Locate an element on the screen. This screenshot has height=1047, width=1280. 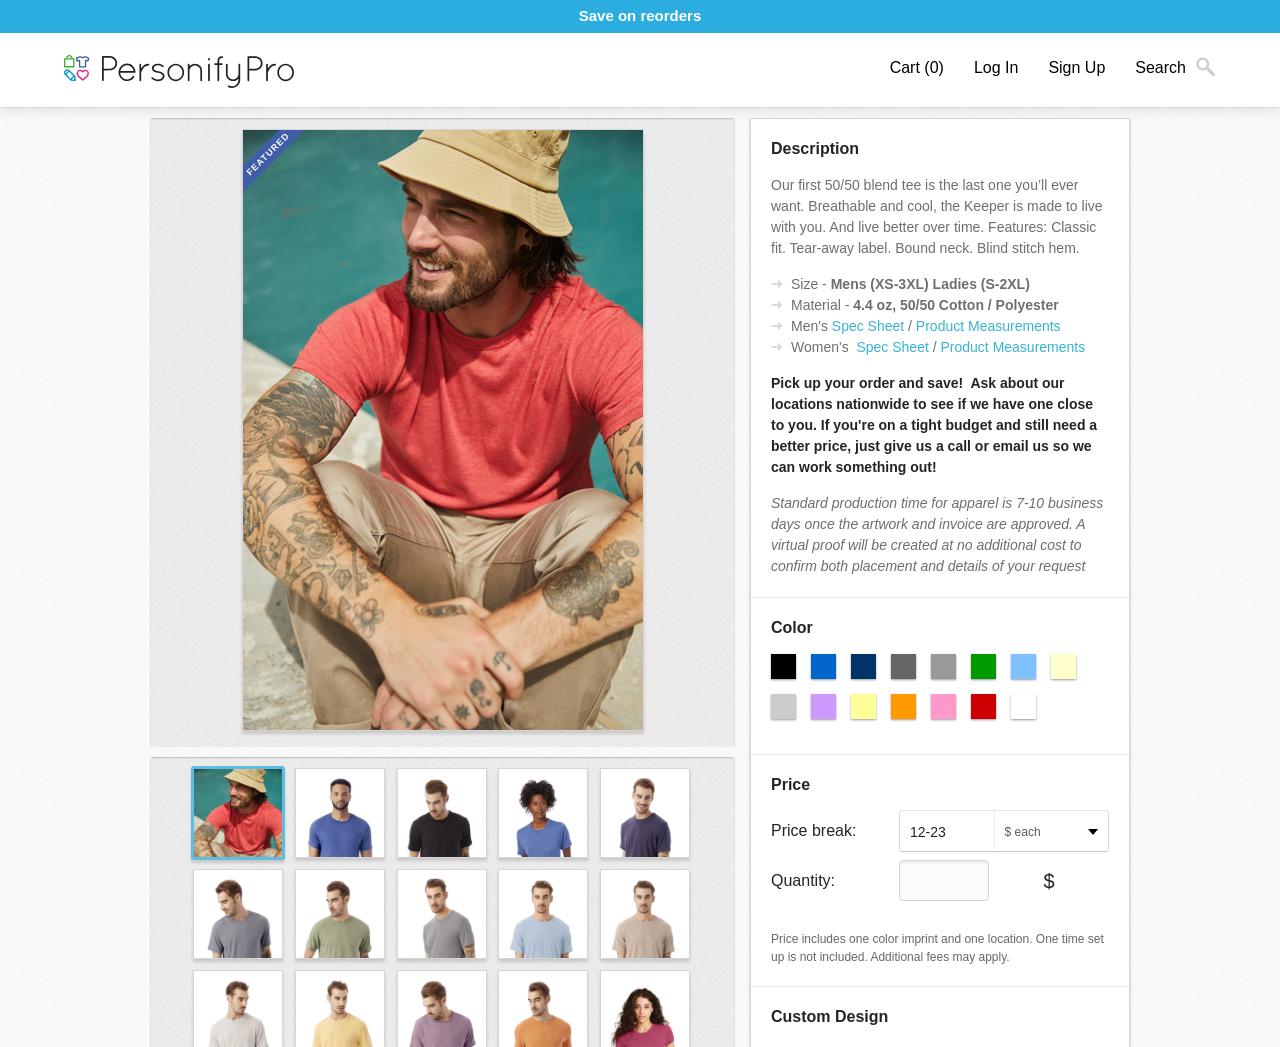
'Mens (XS-3XL) Ladies (S-2XL)' is located at coordinates (829, 283).